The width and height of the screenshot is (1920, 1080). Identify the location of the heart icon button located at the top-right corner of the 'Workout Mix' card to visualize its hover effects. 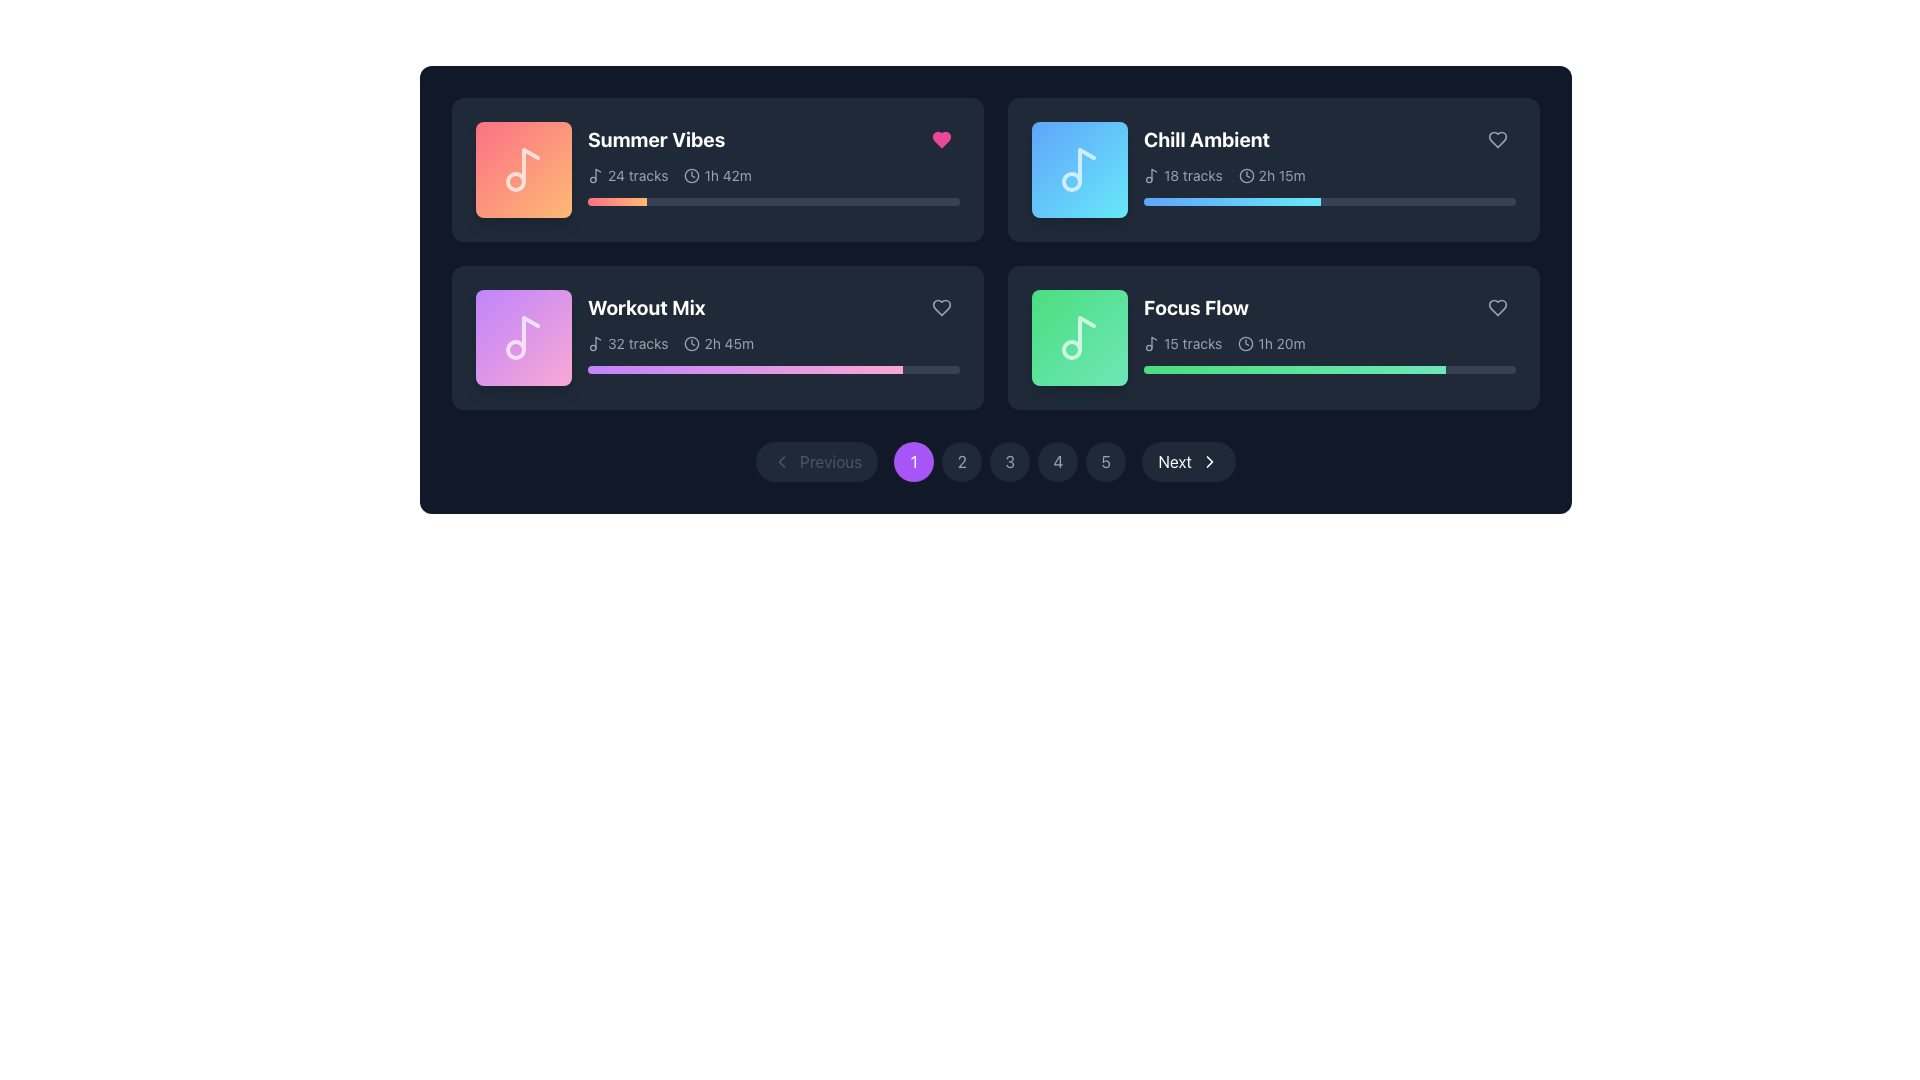
(940, 308).